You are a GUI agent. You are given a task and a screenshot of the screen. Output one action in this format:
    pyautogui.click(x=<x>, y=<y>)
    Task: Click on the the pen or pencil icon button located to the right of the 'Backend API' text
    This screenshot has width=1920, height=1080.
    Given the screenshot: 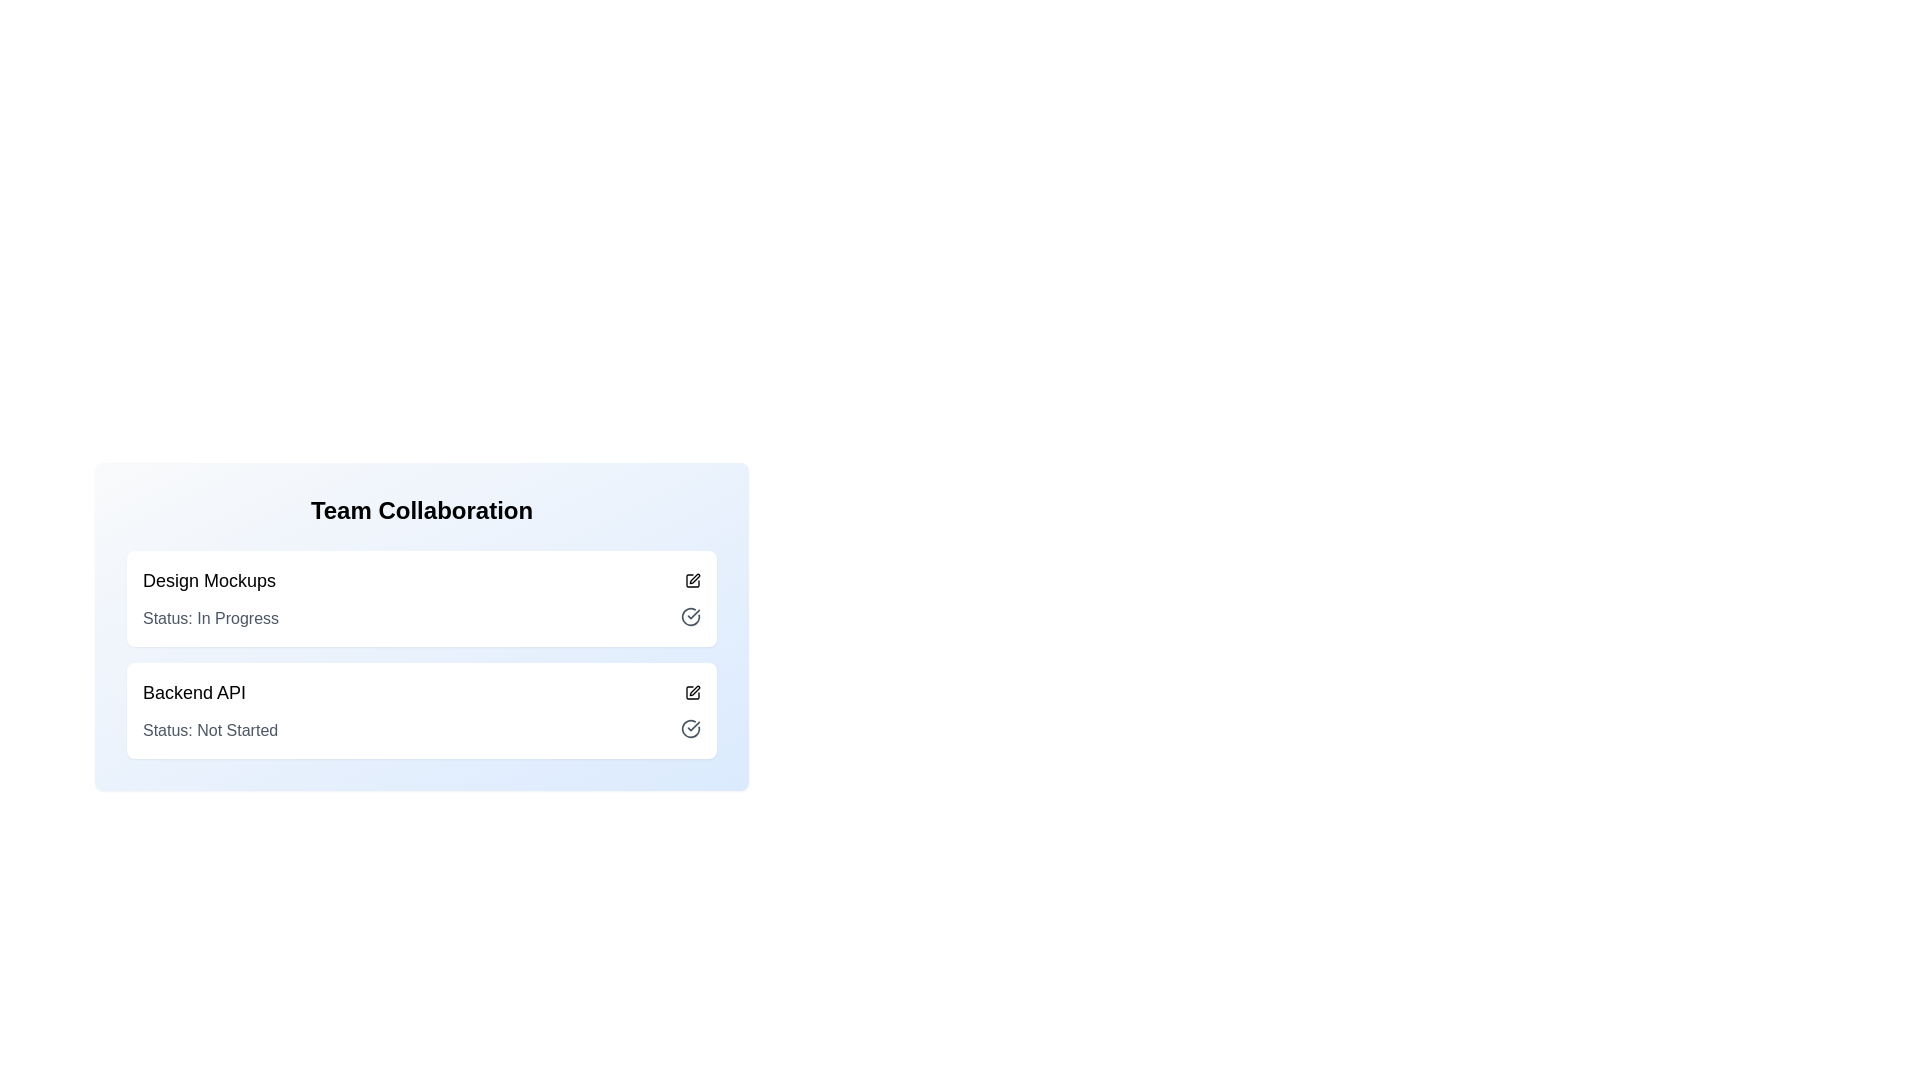 What is the action you would take?
    pyautogui.click(x=692, y=692)
    